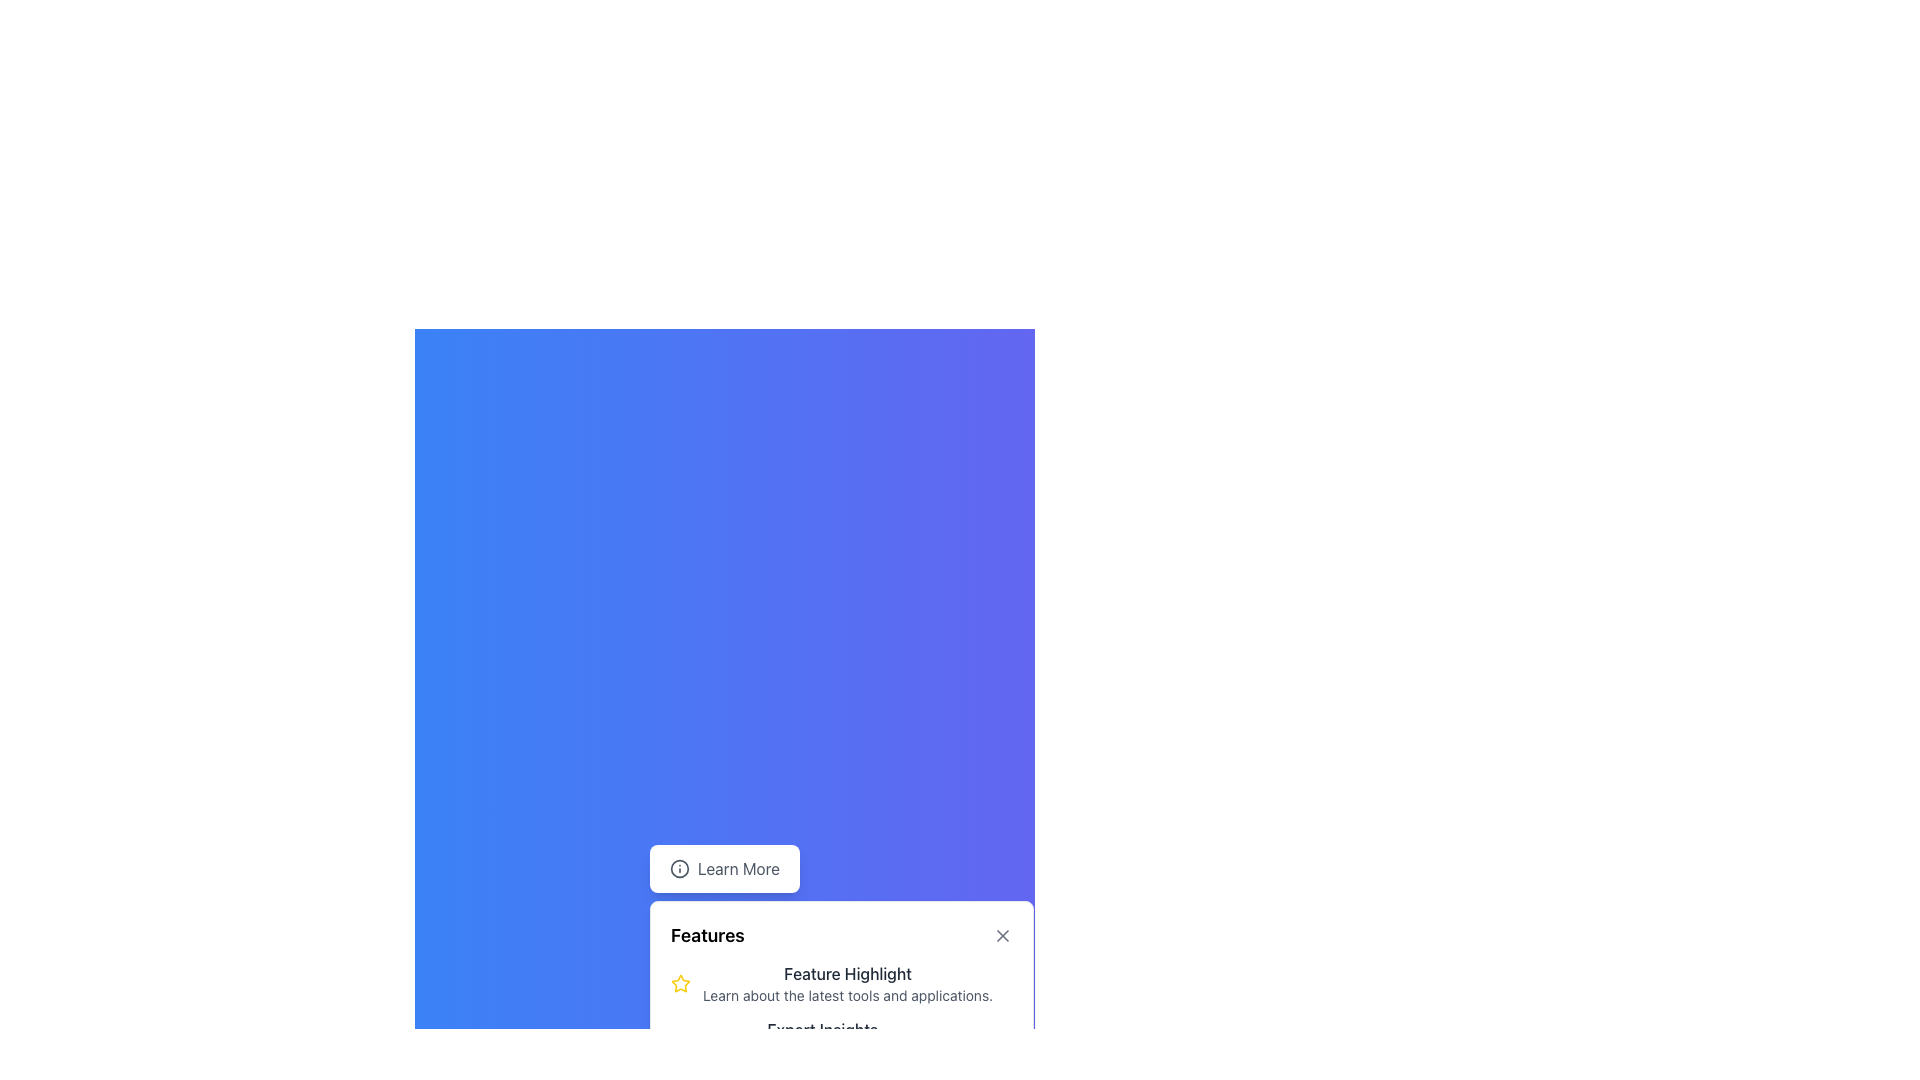  Describe the element at coordinates (822, 1039) in the screenshot. I see `the Text Label Pair located in the 'Features' section, positioned below the 'Feature Highlight' card and next to a star icon` at that location.